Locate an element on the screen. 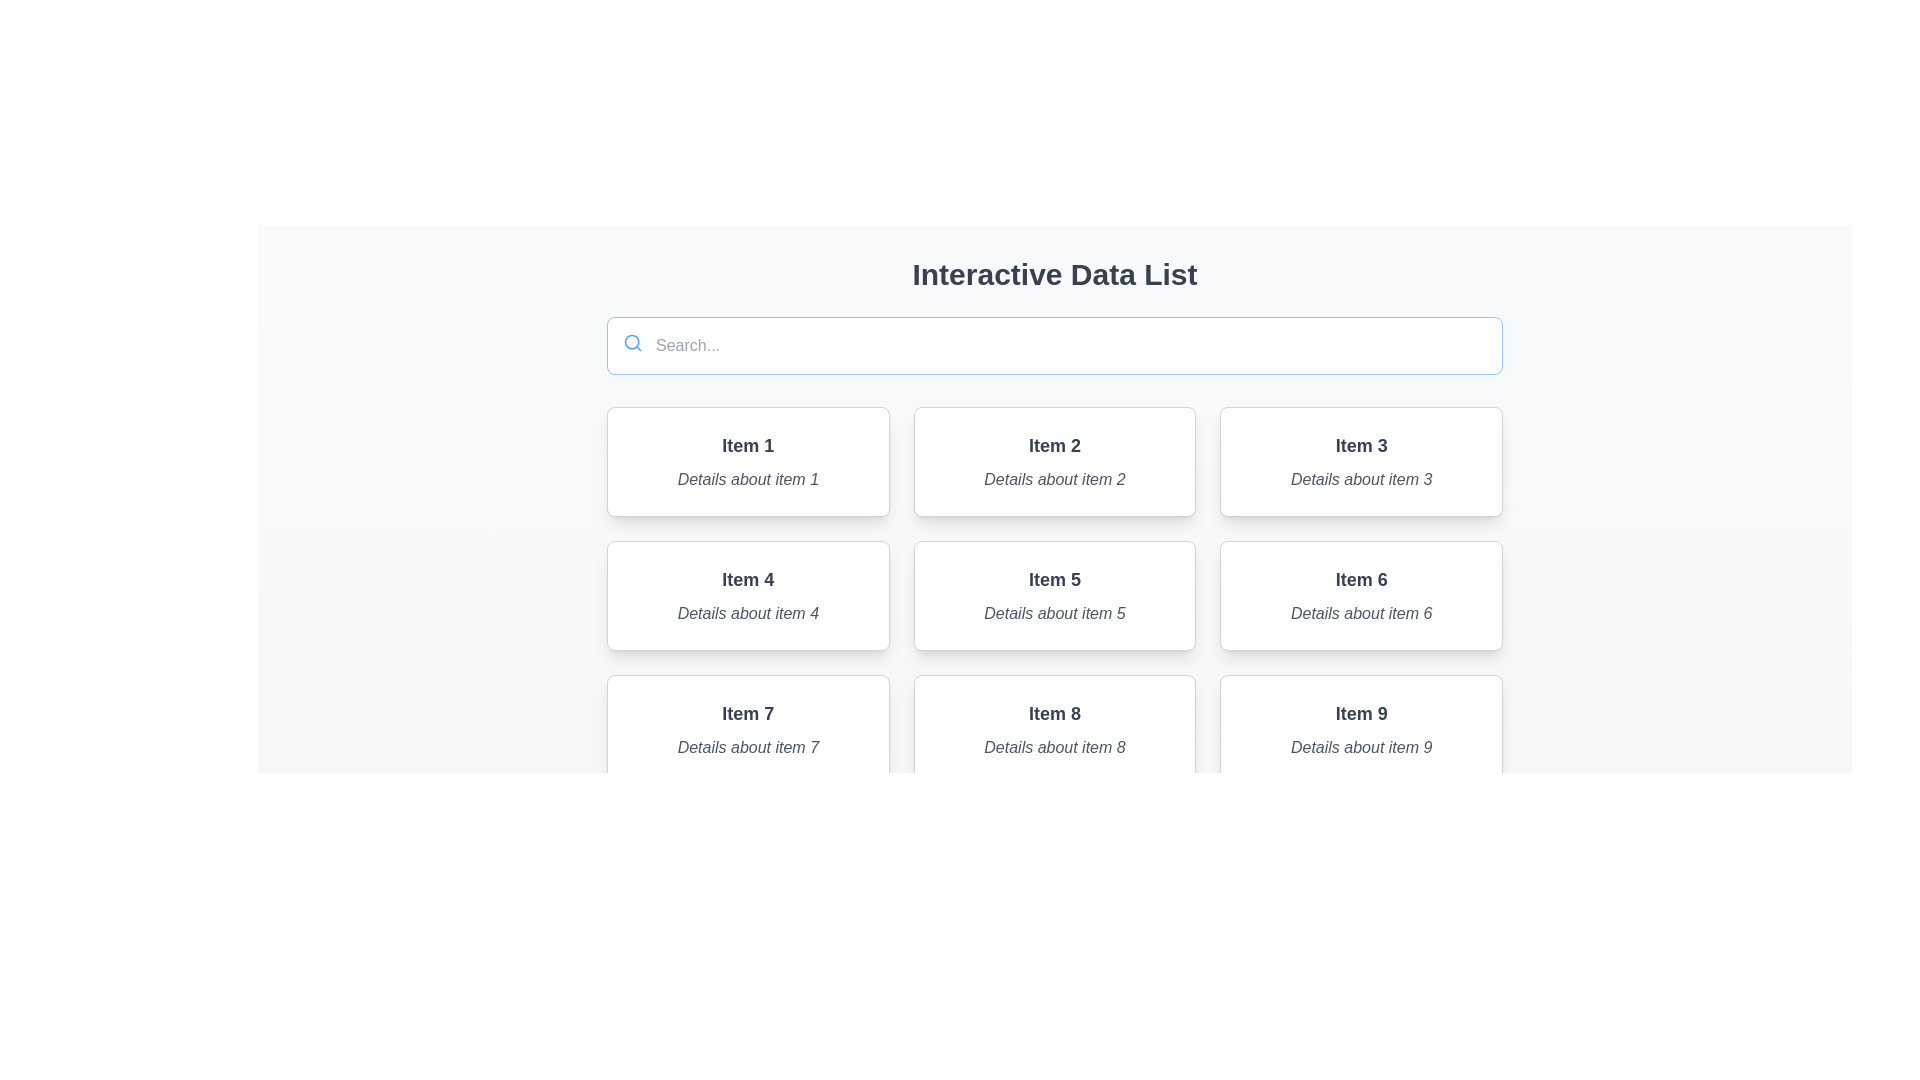 The image size is (1920, 1080). the fifth card in the grid layout is located at coordinates (1054, 595).